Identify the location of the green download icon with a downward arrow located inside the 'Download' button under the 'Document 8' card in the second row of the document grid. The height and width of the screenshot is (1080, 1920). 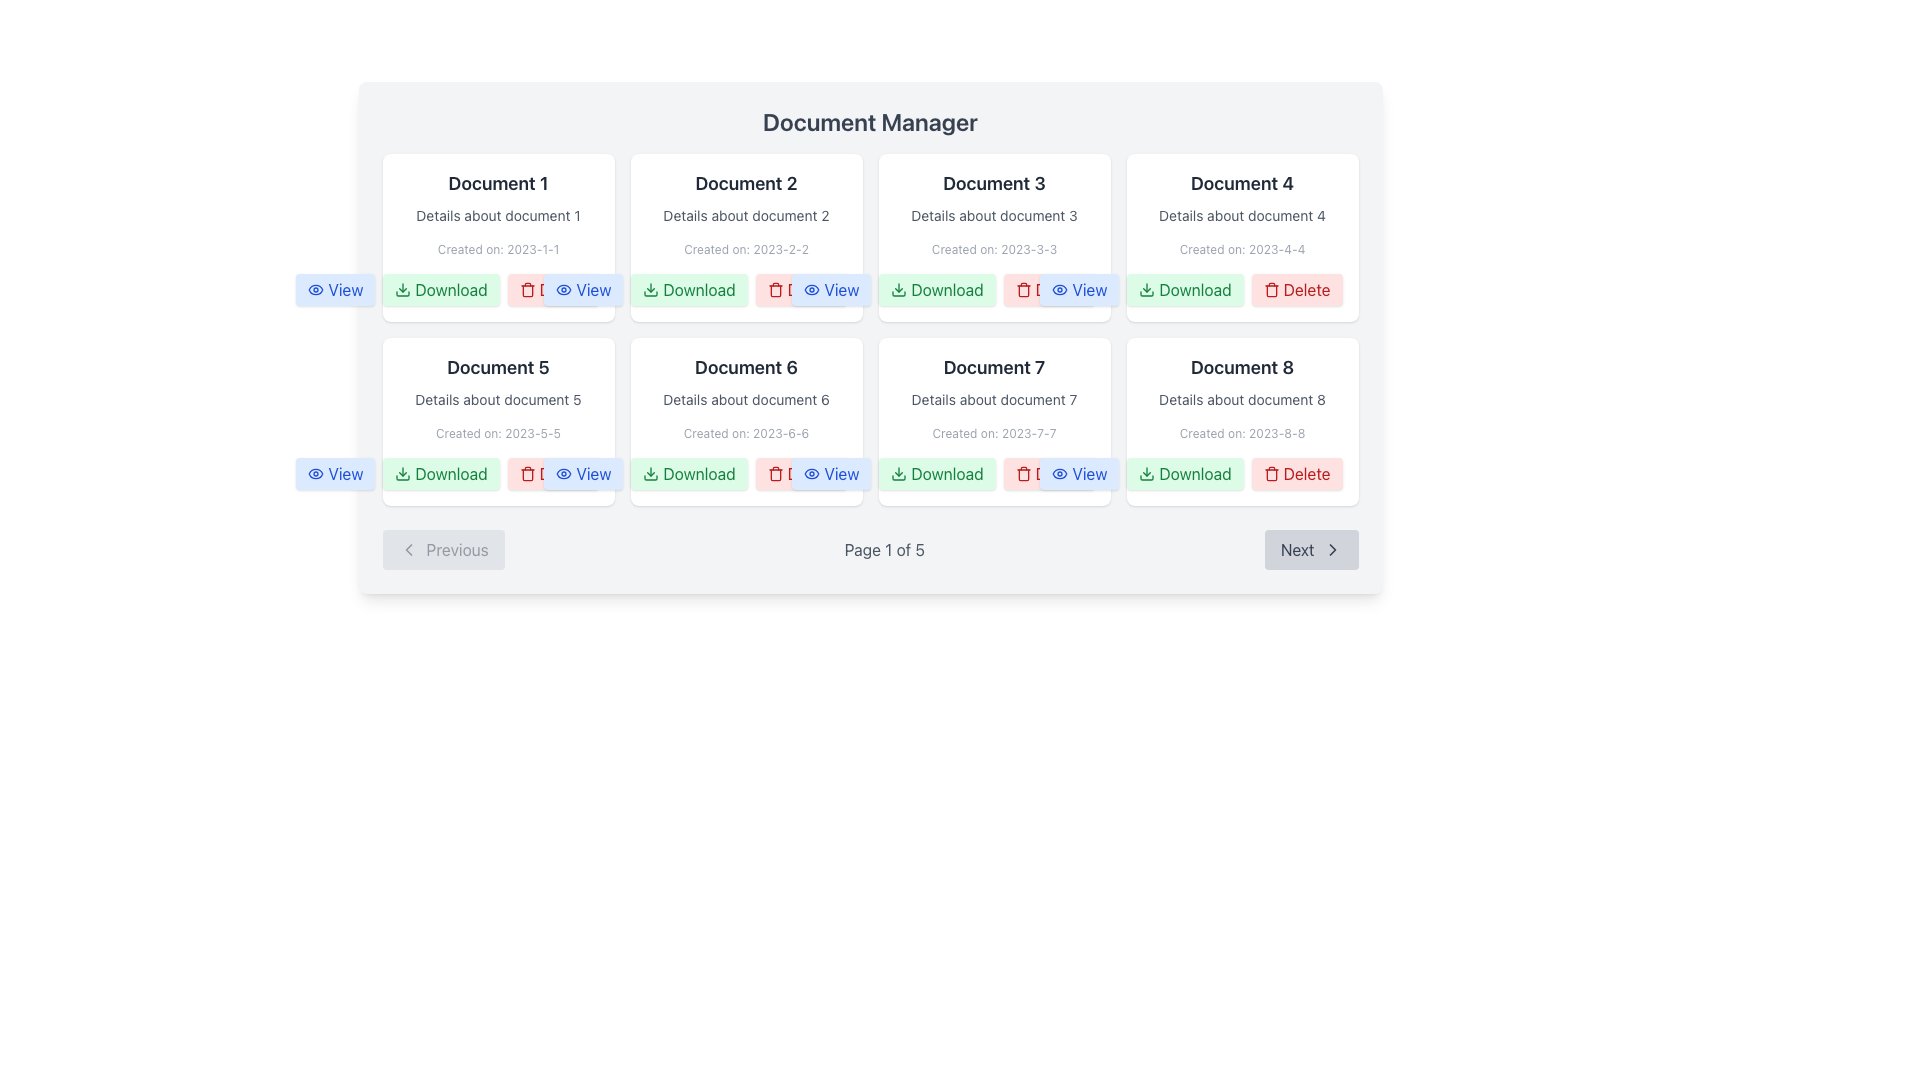
(1147, 474).